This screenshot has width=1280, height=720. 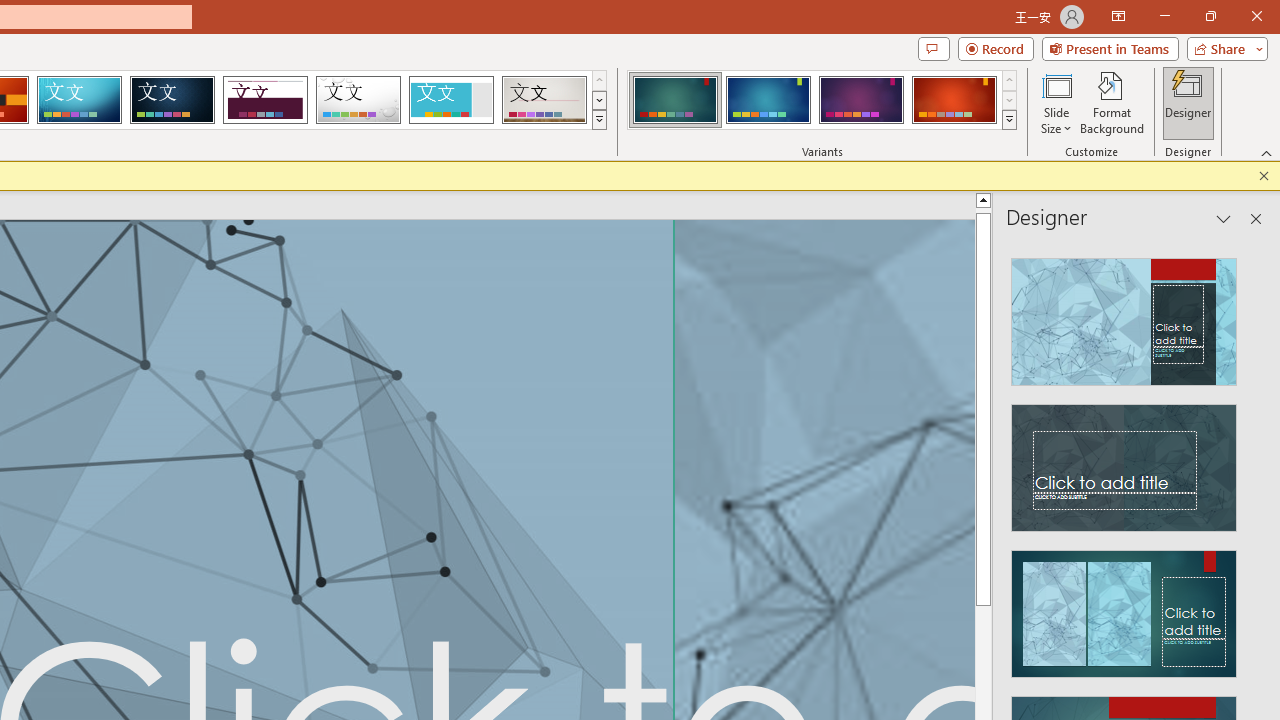 I want to click on 'Format Background', so click(x=1111, y=103).